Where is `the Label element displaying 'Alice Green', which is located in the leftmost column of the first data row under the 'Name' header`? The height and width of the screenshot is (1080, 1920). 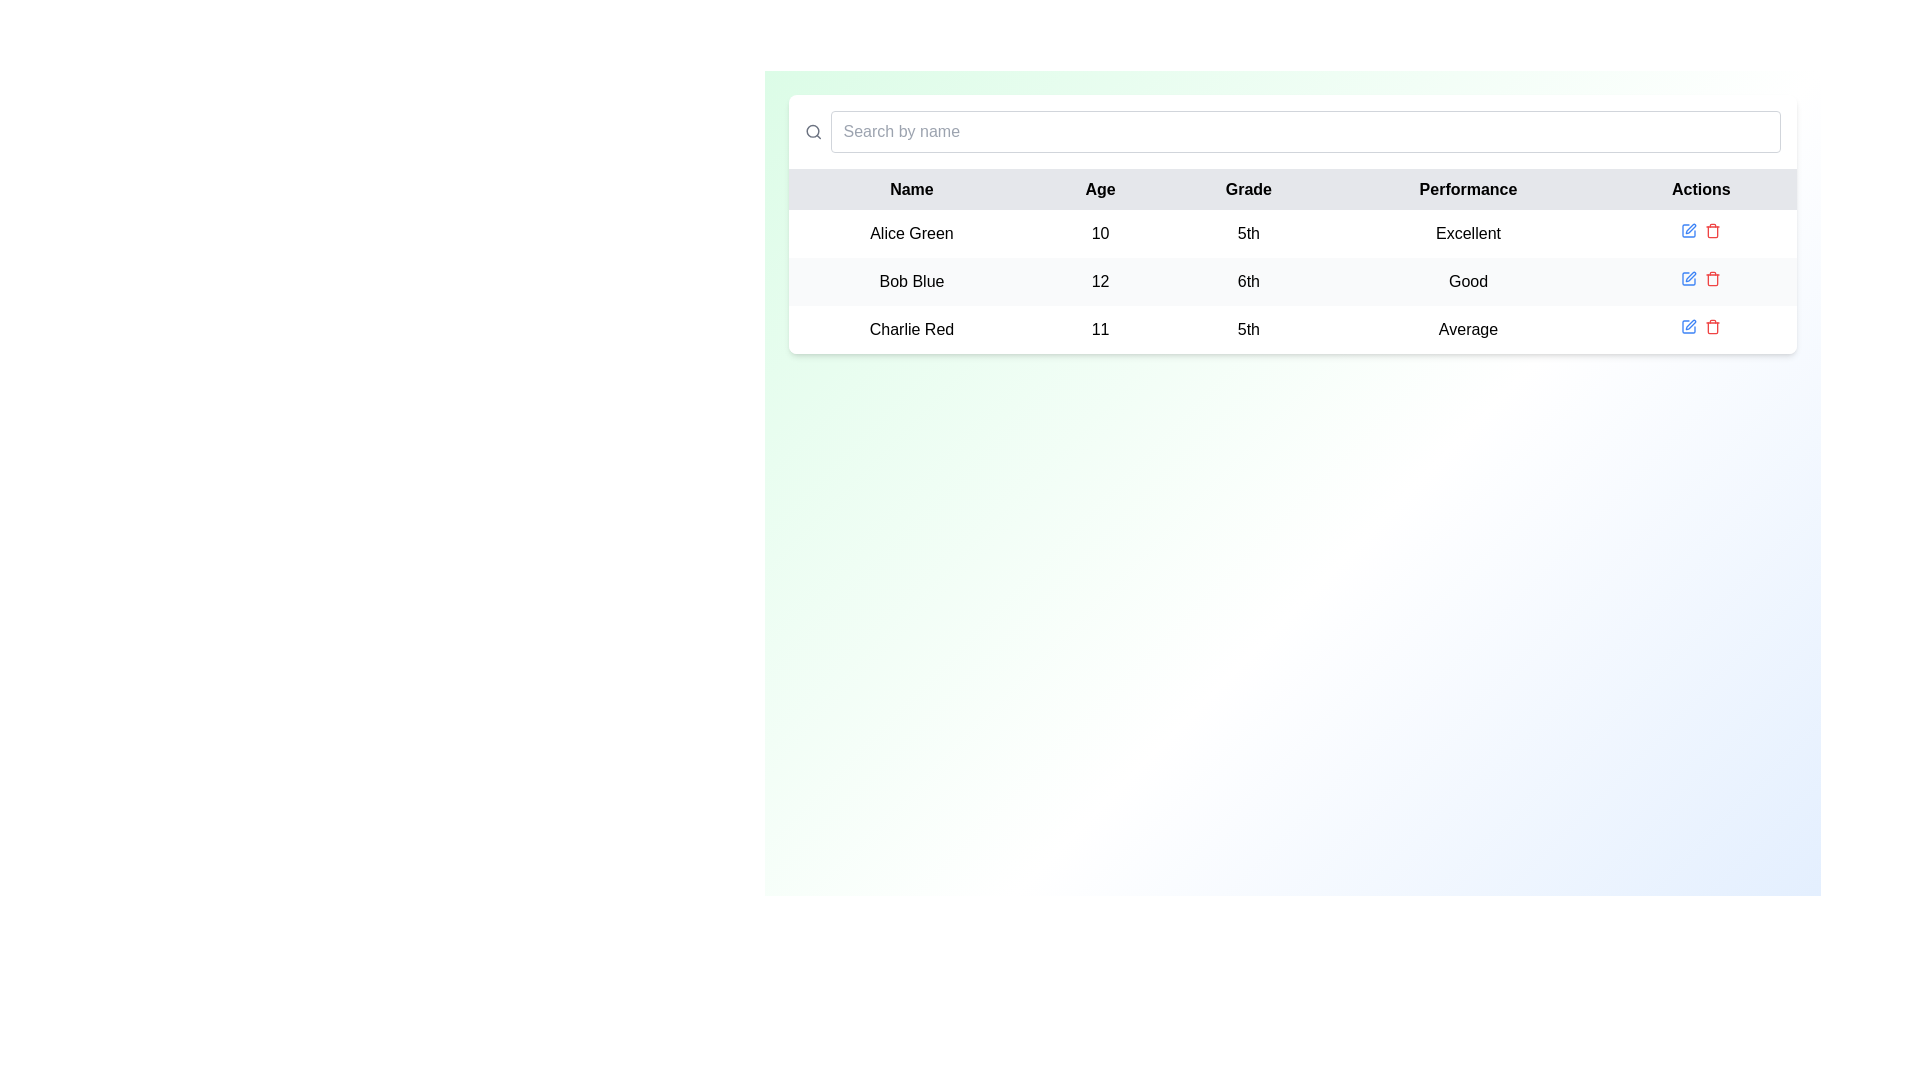 the Label element displaying 'Alice Green', which is located in the leftmost column of the first data row under the 'Name' header is located at coordinates (911, 233).